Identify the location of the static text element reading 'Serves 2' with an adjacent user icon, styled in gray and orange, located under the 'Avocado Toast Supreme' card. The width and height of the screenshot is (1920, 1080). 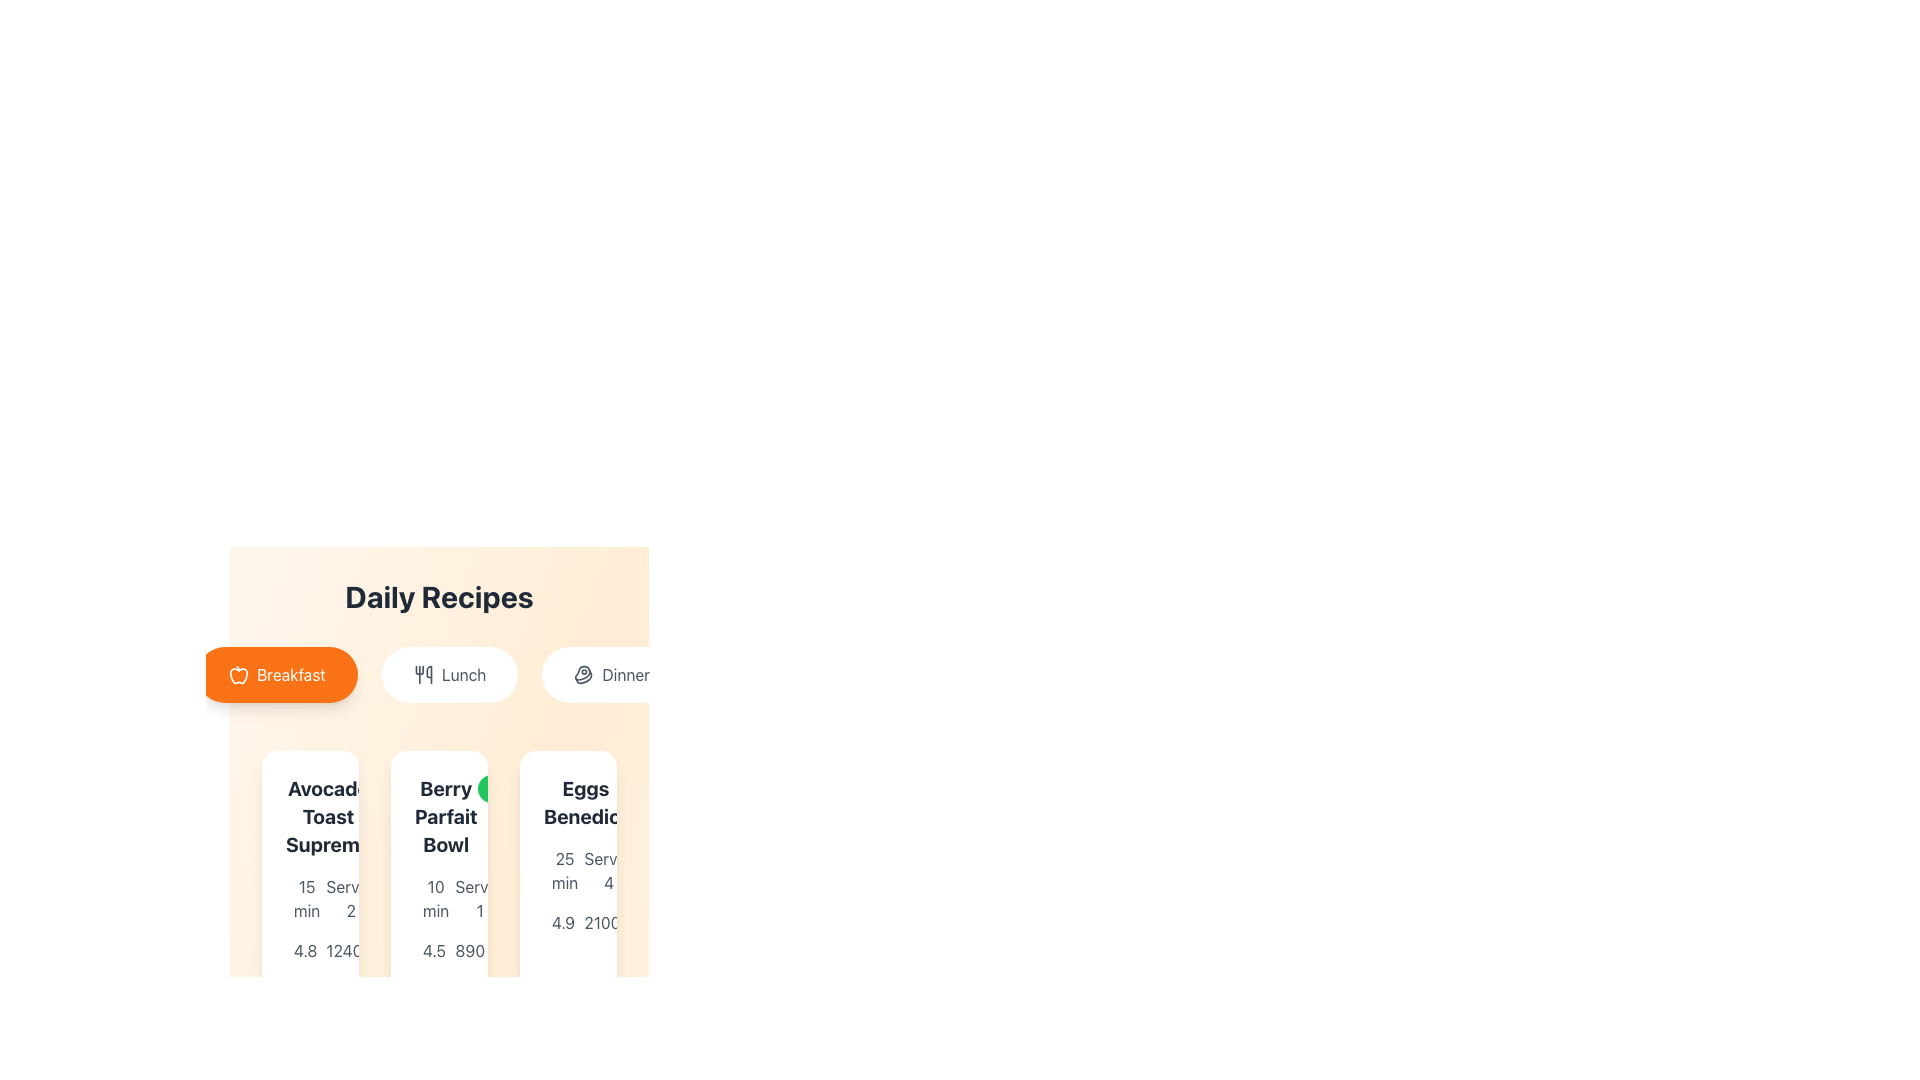
(326, 897).